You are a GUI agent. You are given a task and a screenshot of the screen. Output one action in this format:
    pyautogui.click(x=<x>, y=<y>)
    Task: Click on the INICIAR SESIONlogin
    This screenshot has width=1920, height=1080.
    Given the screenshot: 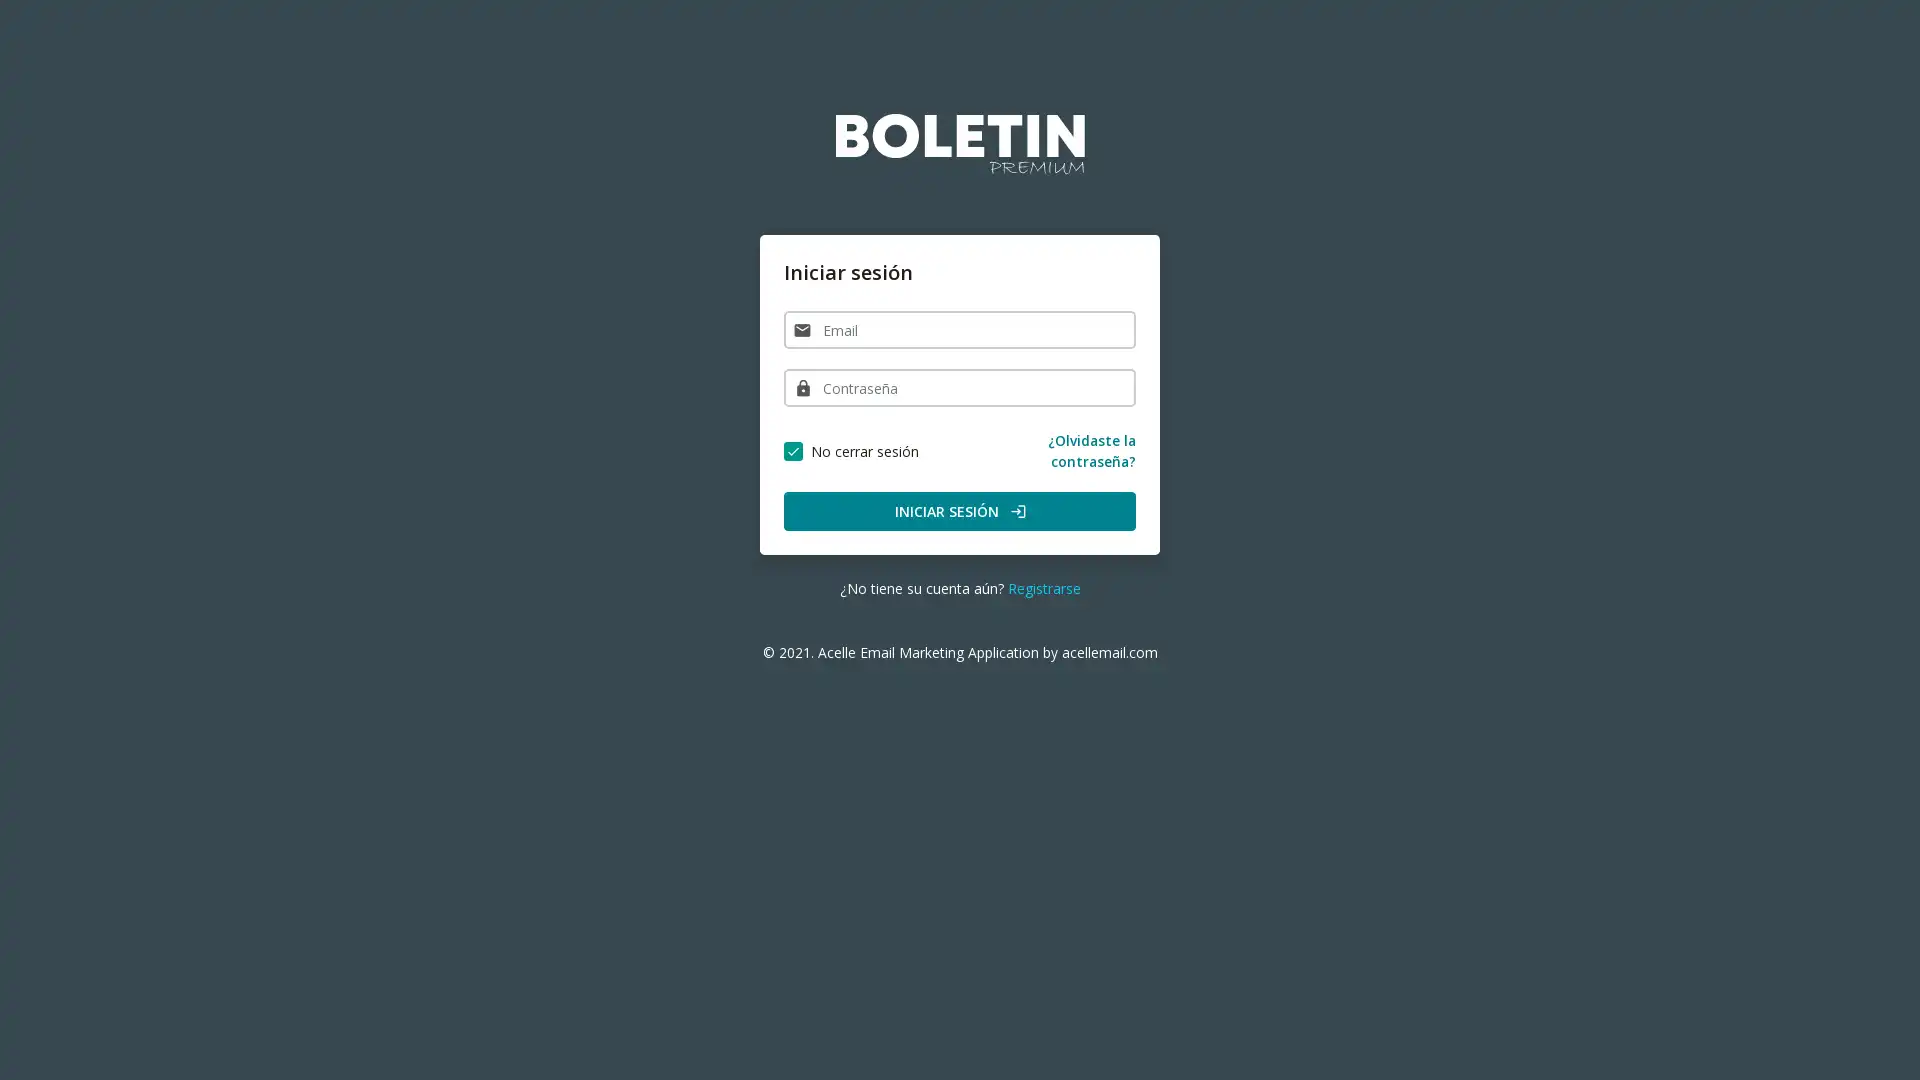 What is the action you would take?
    pyautogui.click(x=960, y=510)
    